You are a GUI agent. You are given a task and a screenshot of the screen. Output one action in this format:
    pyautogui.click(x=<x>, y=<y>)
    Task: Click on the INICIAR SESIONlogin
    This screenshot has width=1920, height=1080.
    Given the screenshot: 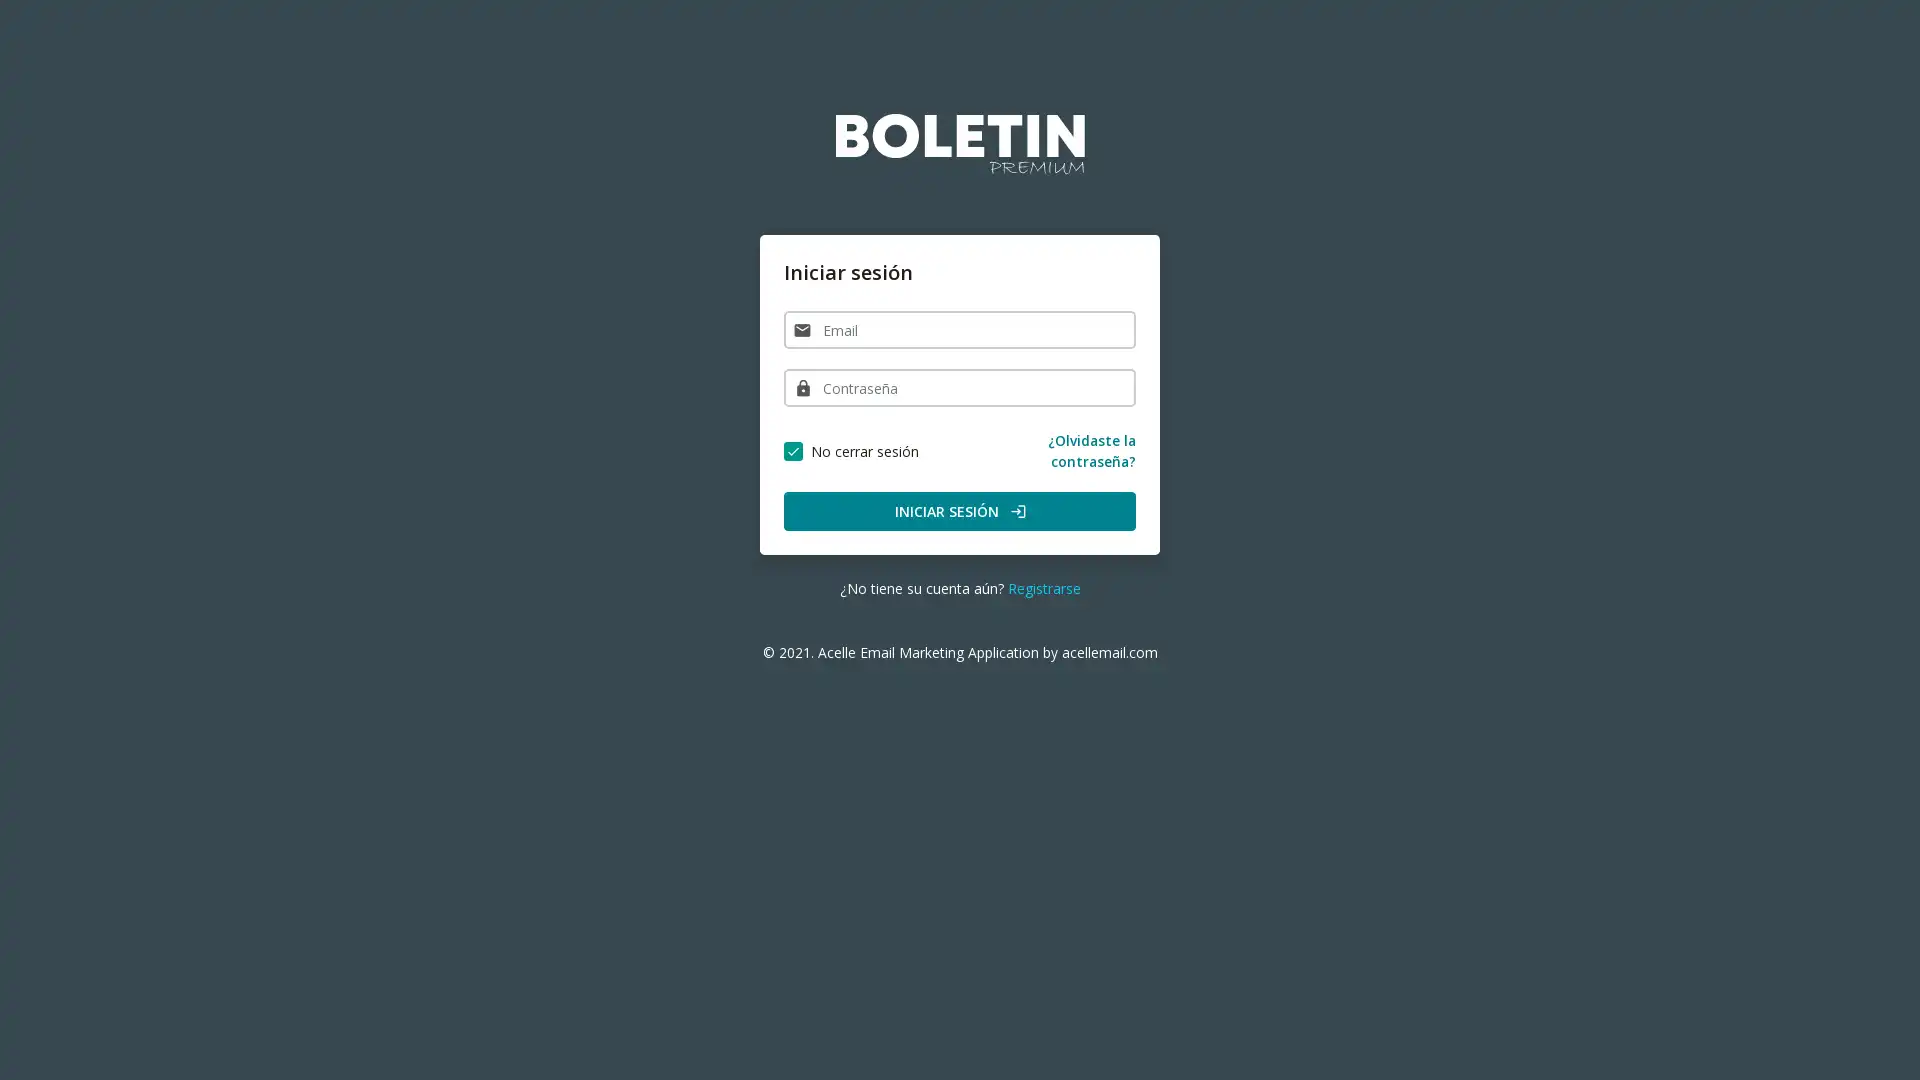 What is the action you would take?
    pyautogui.click(x=960, y=510)
    